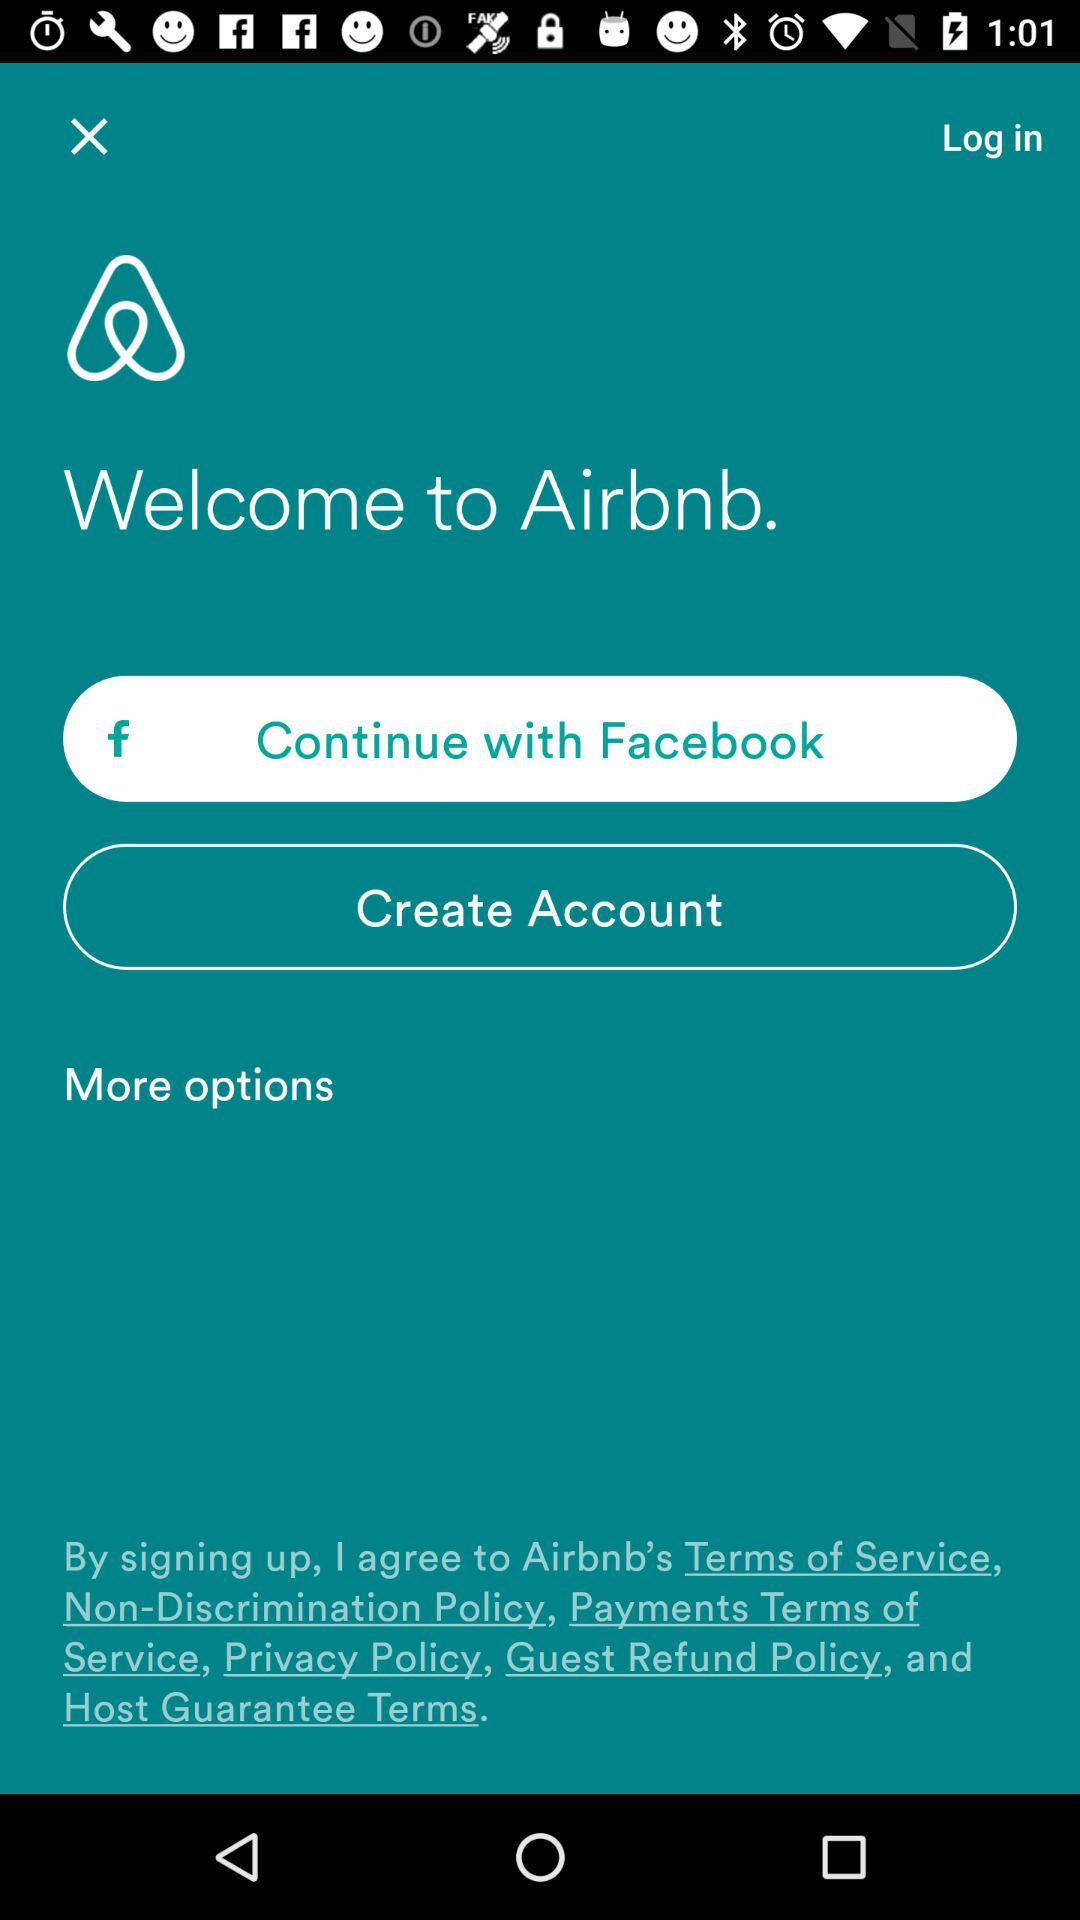 This screenshot has height=1920, width=1080. Describe the element at coordinates (209, 1081) in the screenshot. I see `more options` at that location.